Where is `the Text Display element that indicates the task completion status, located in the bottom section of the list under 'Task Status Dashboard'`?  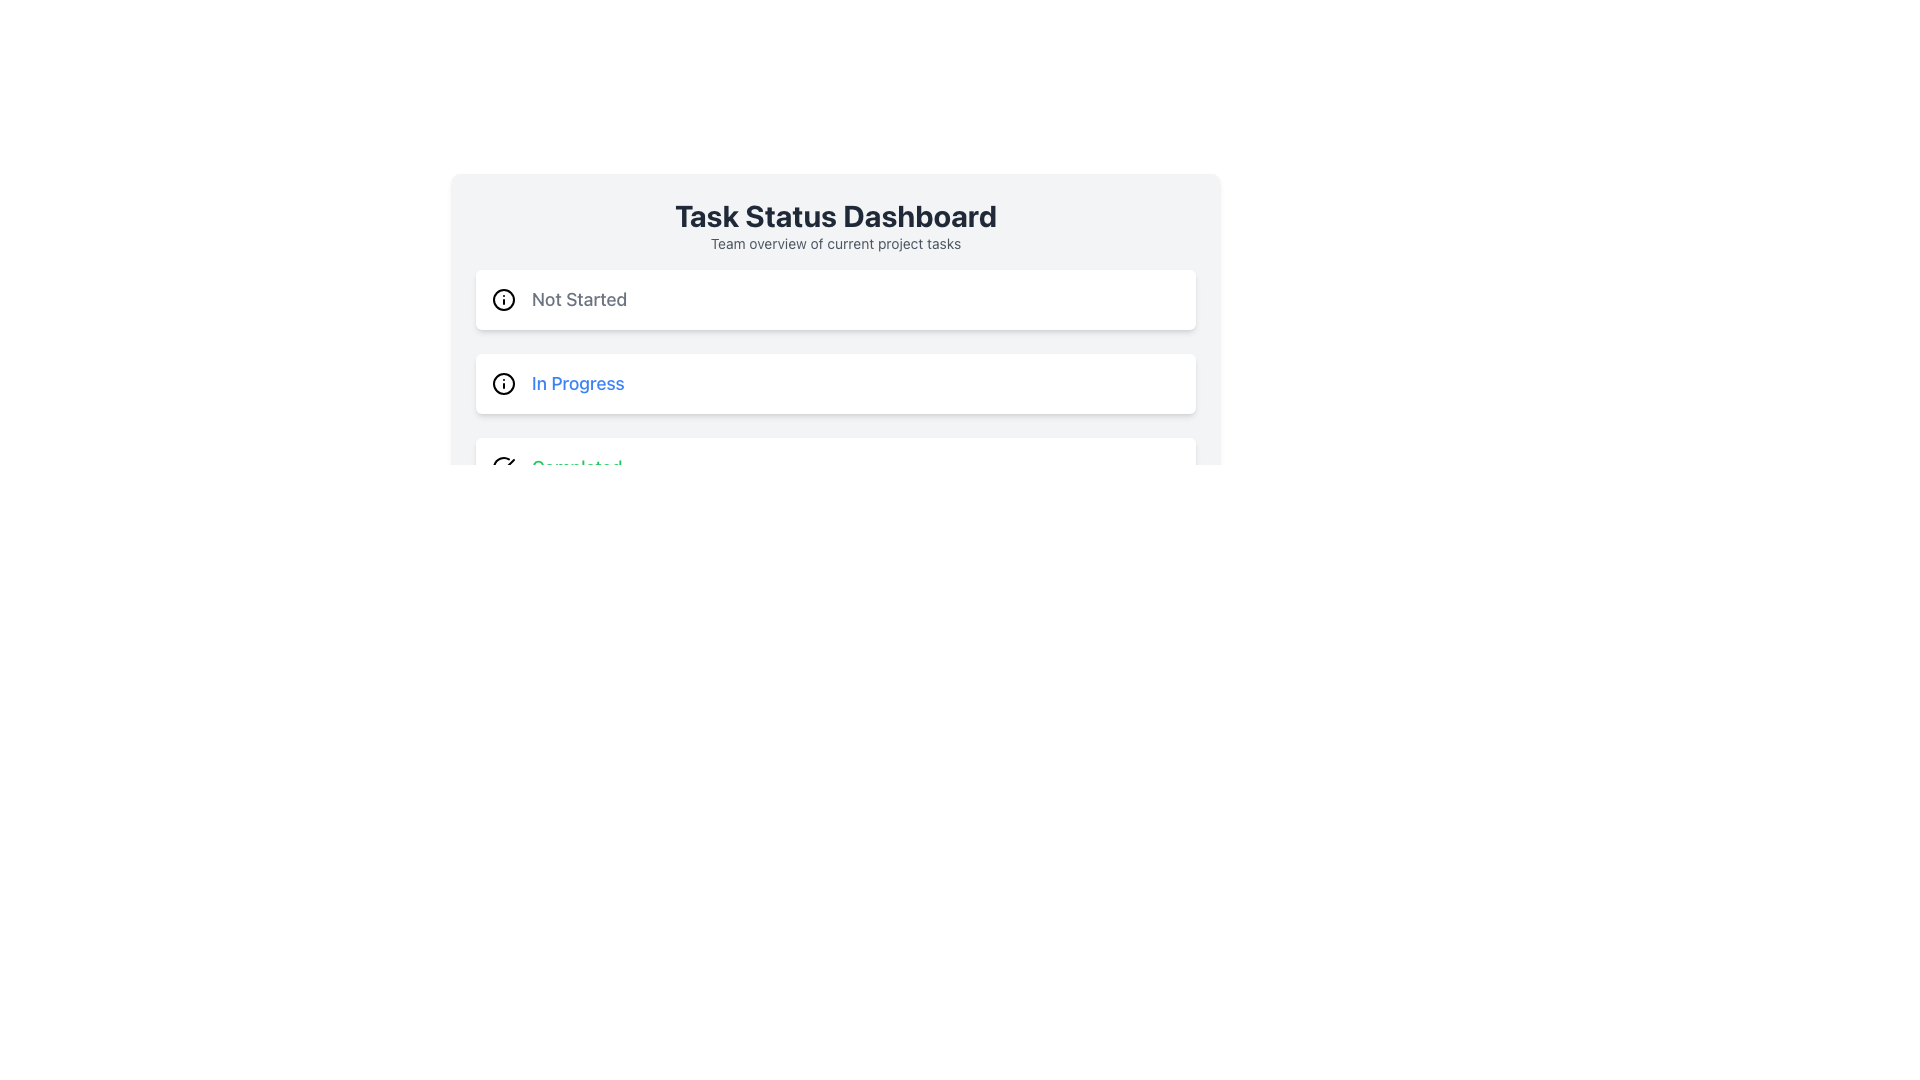
the Text Display element that indicates the task completion status, located in the bottom section of the list under 'Task Status Dashboard' is located at coordinates (576, 467).